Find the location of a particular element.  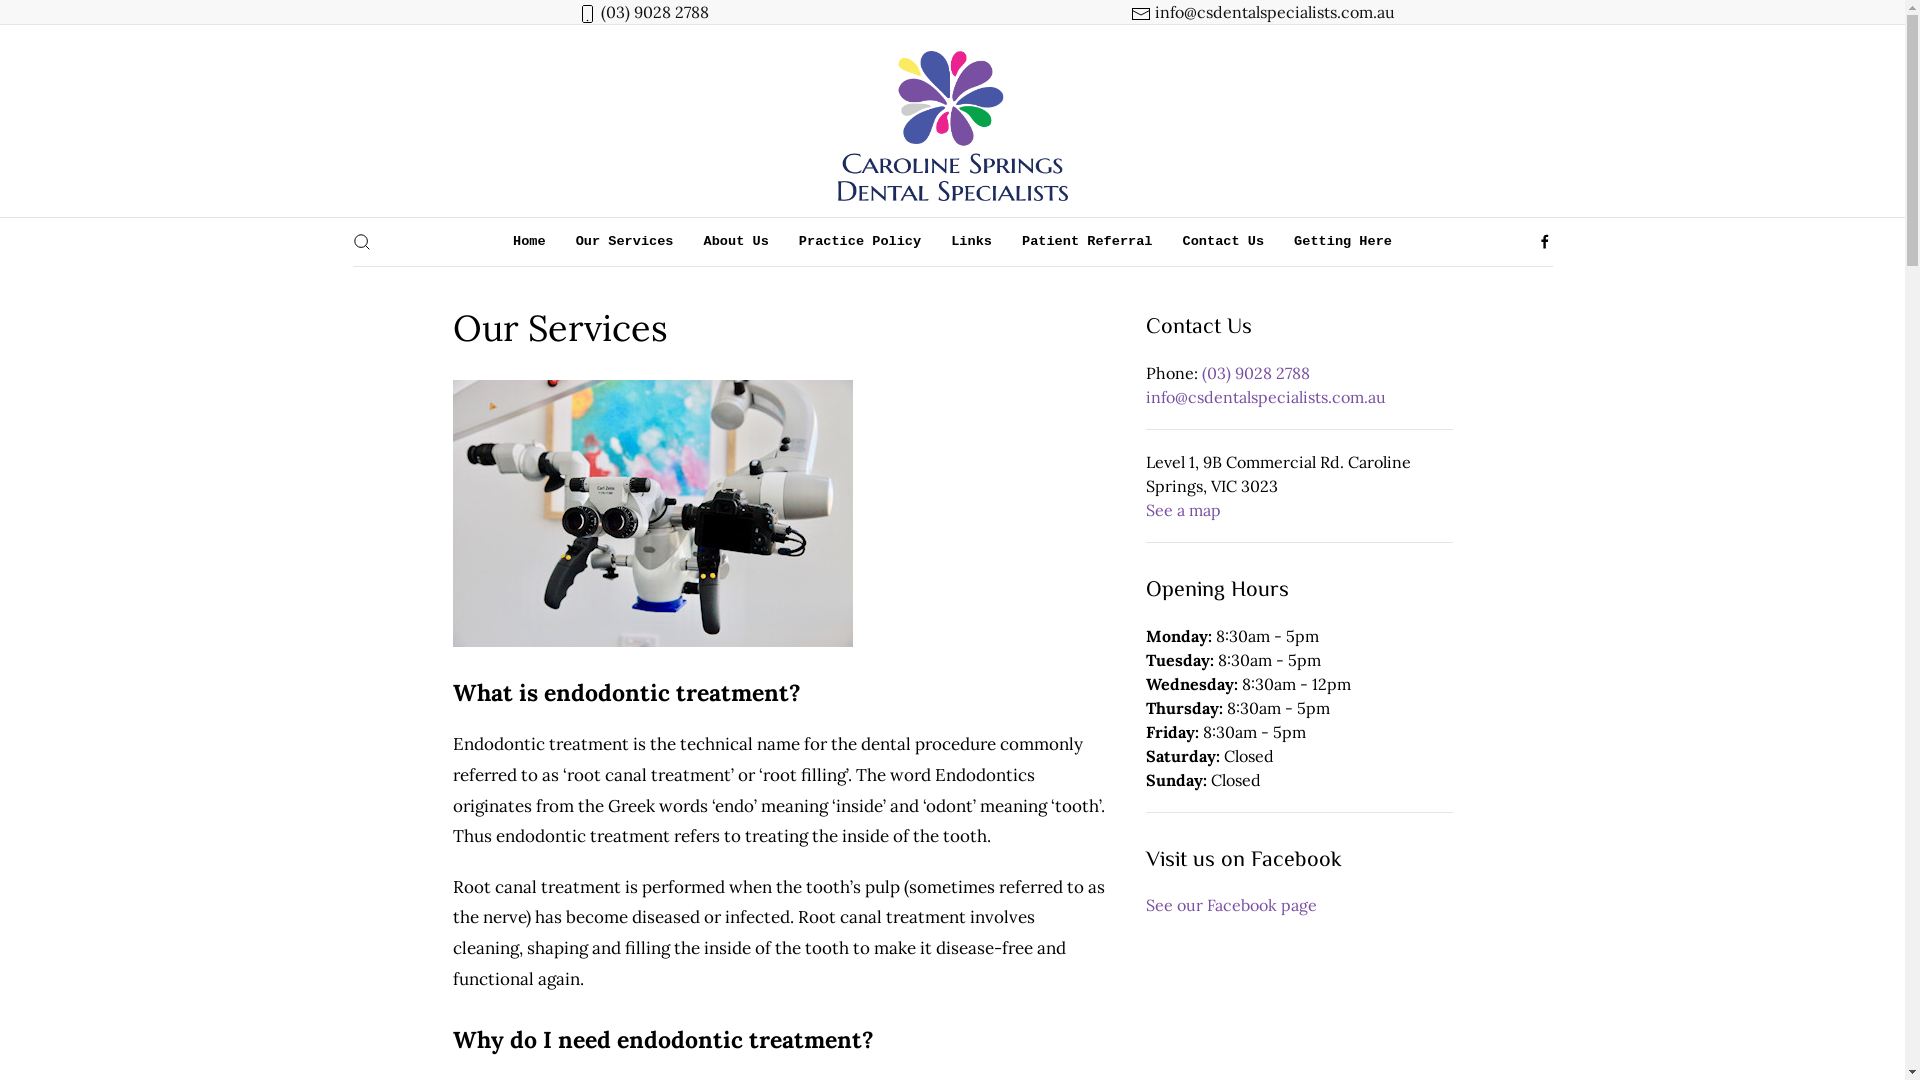

'See our Facebook page' is located at coordinates (1230, 905).